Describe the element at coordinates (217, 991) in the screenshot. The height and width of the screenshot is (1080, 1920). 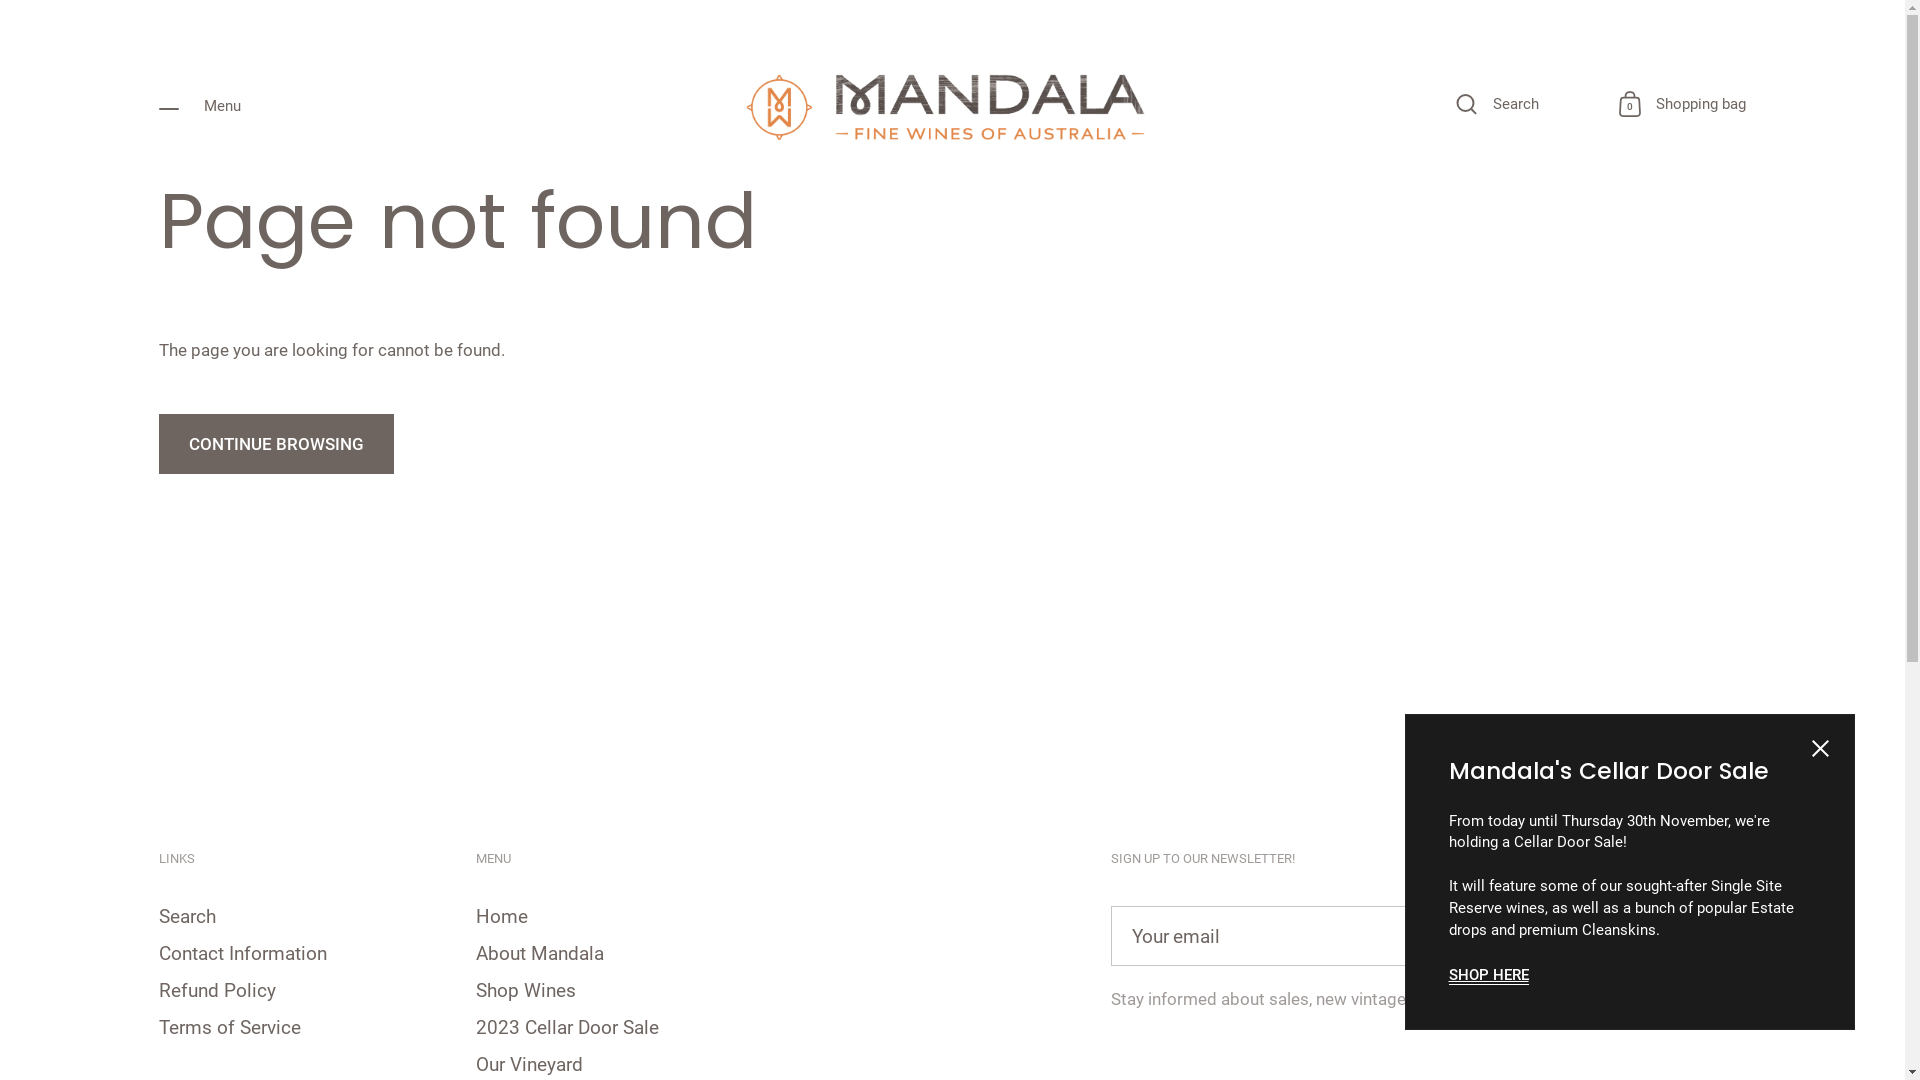
I see `'Refund Policy'` at that location.